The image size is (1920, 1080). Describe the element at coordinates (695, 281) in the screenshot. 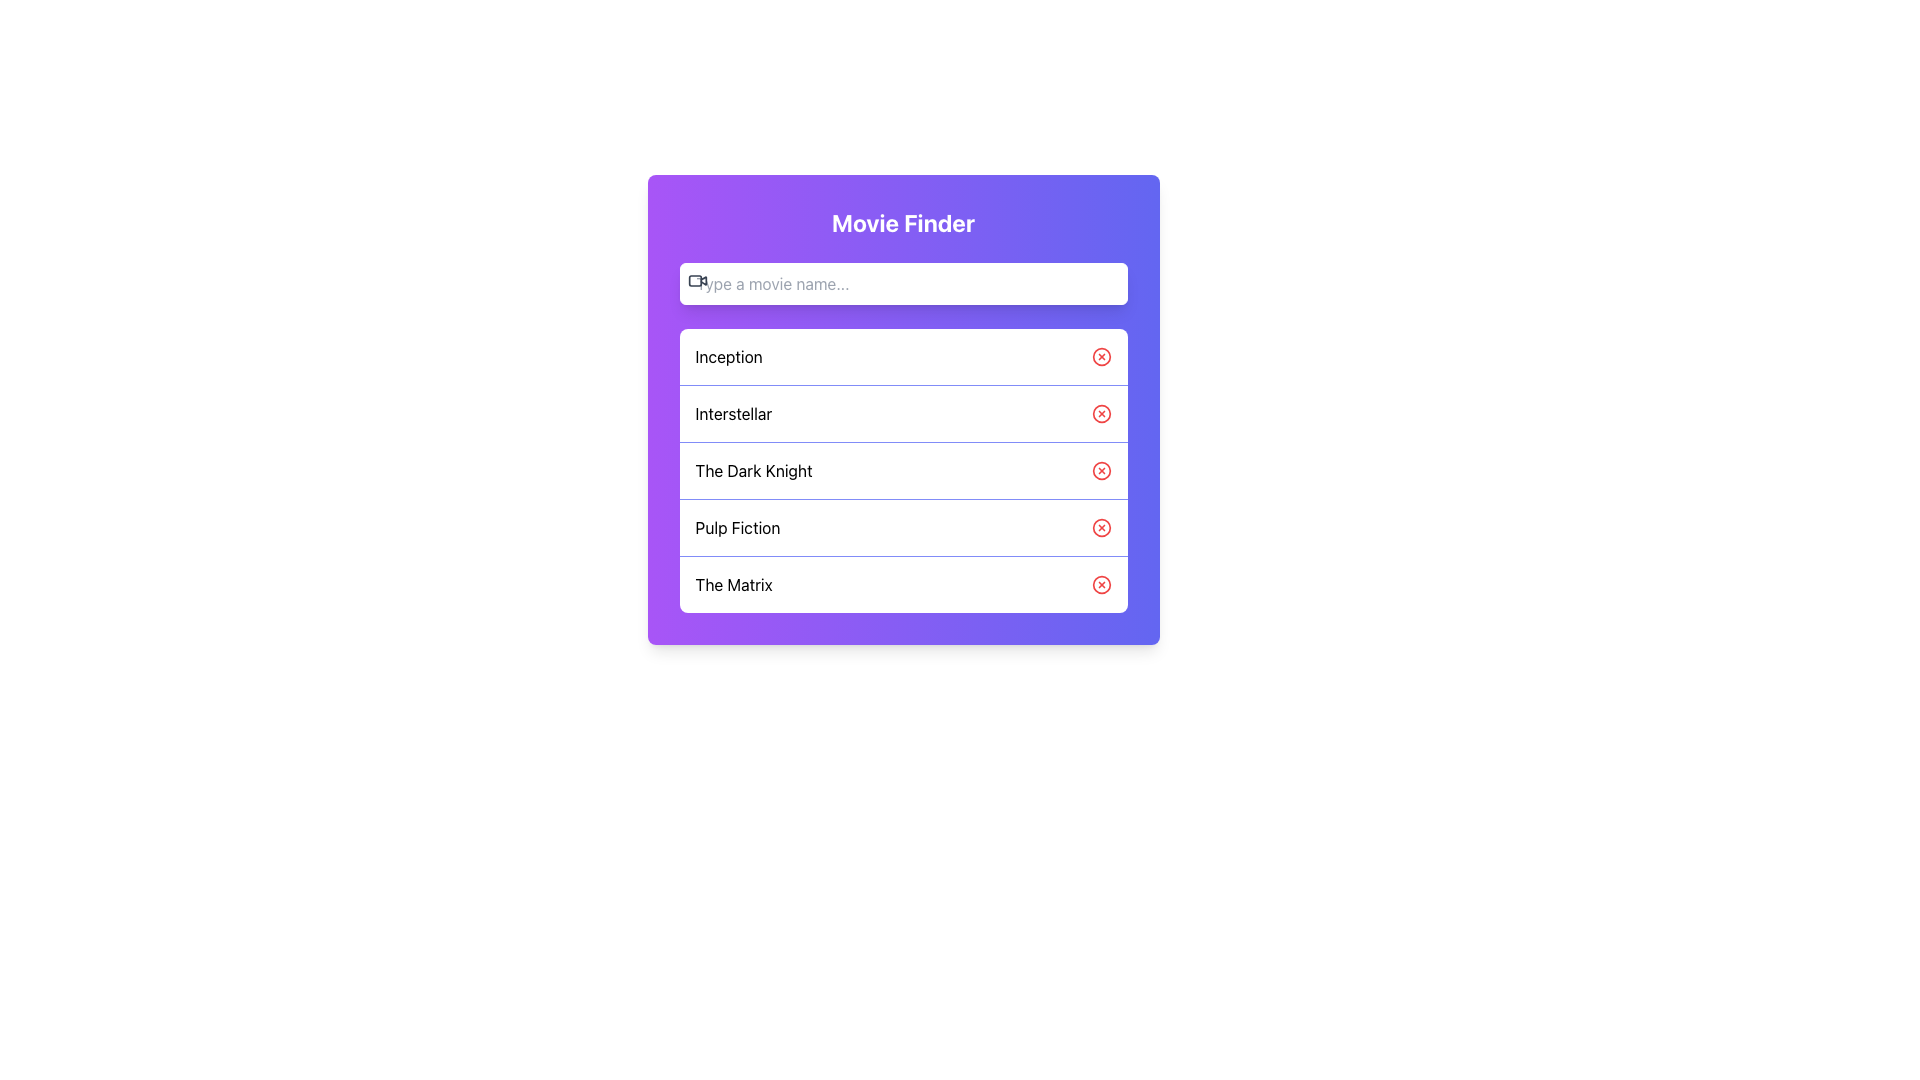

I see `the rectangular graphical icon component with rounded corners located near the top-left corner of the movie name input field` at that location.